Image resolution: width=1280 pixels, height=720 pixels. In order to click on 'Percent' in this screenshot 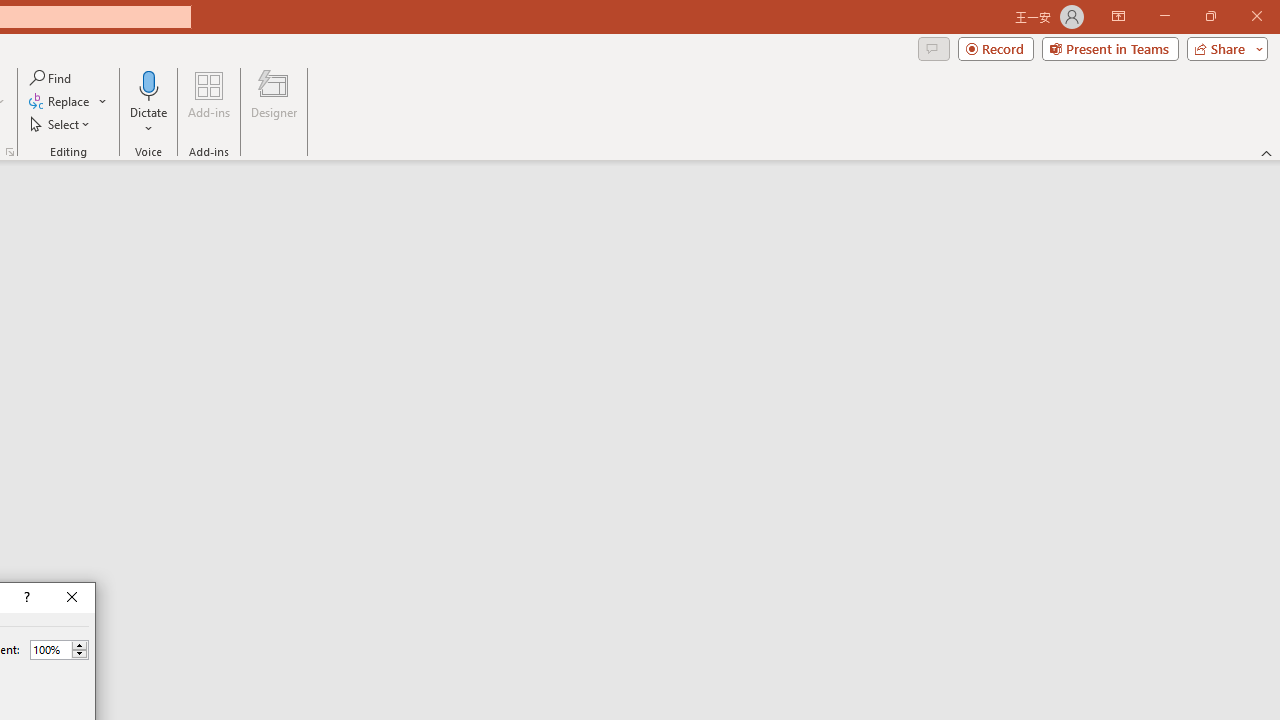, I will do `click(59, 650)`.